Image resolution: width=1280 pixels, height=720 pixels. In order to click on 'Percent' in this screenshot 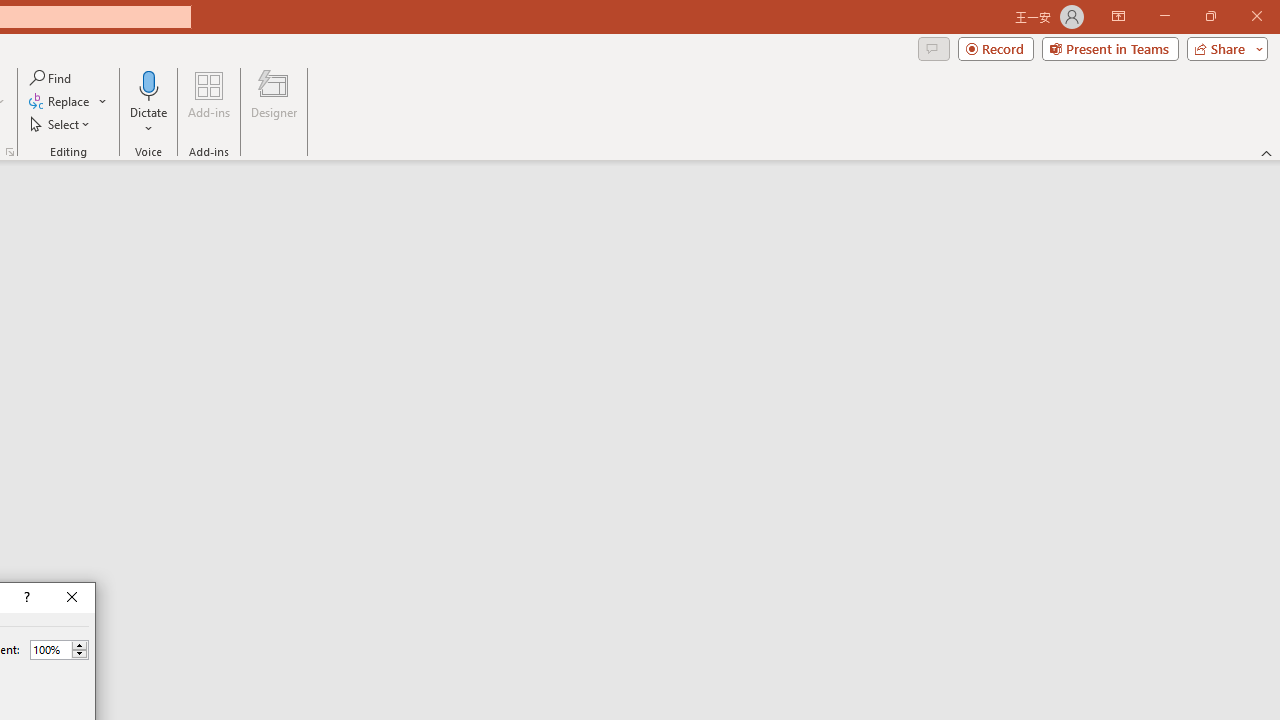, I will do `click(59, 650)`.